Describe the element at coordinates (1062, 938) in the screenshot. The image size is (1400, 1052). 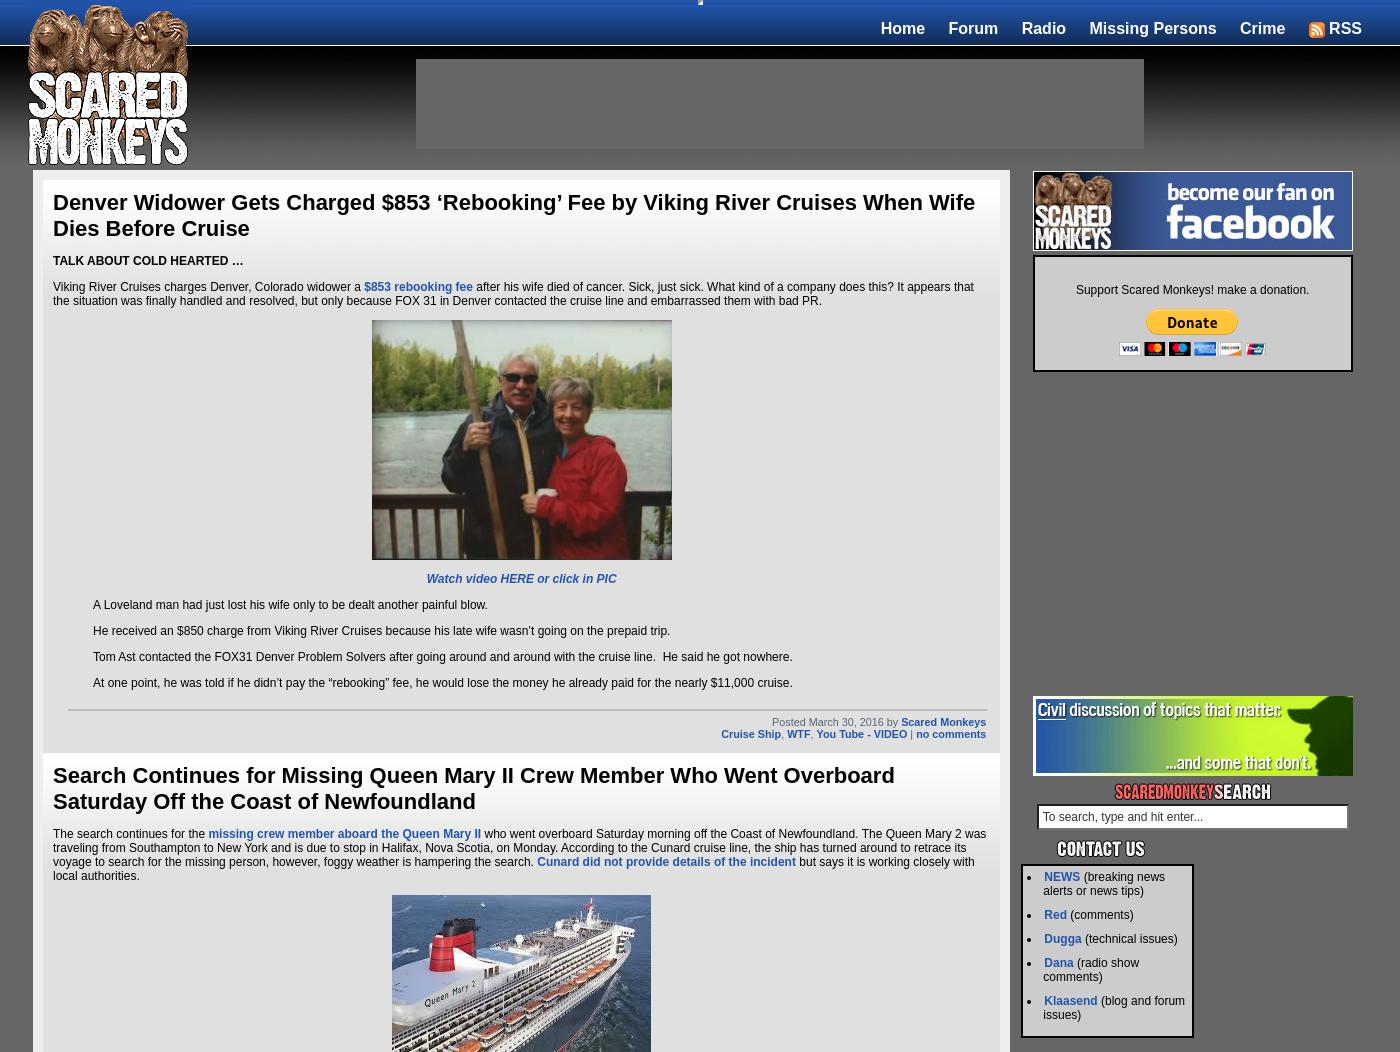
I see `'Dugga'` at that location.